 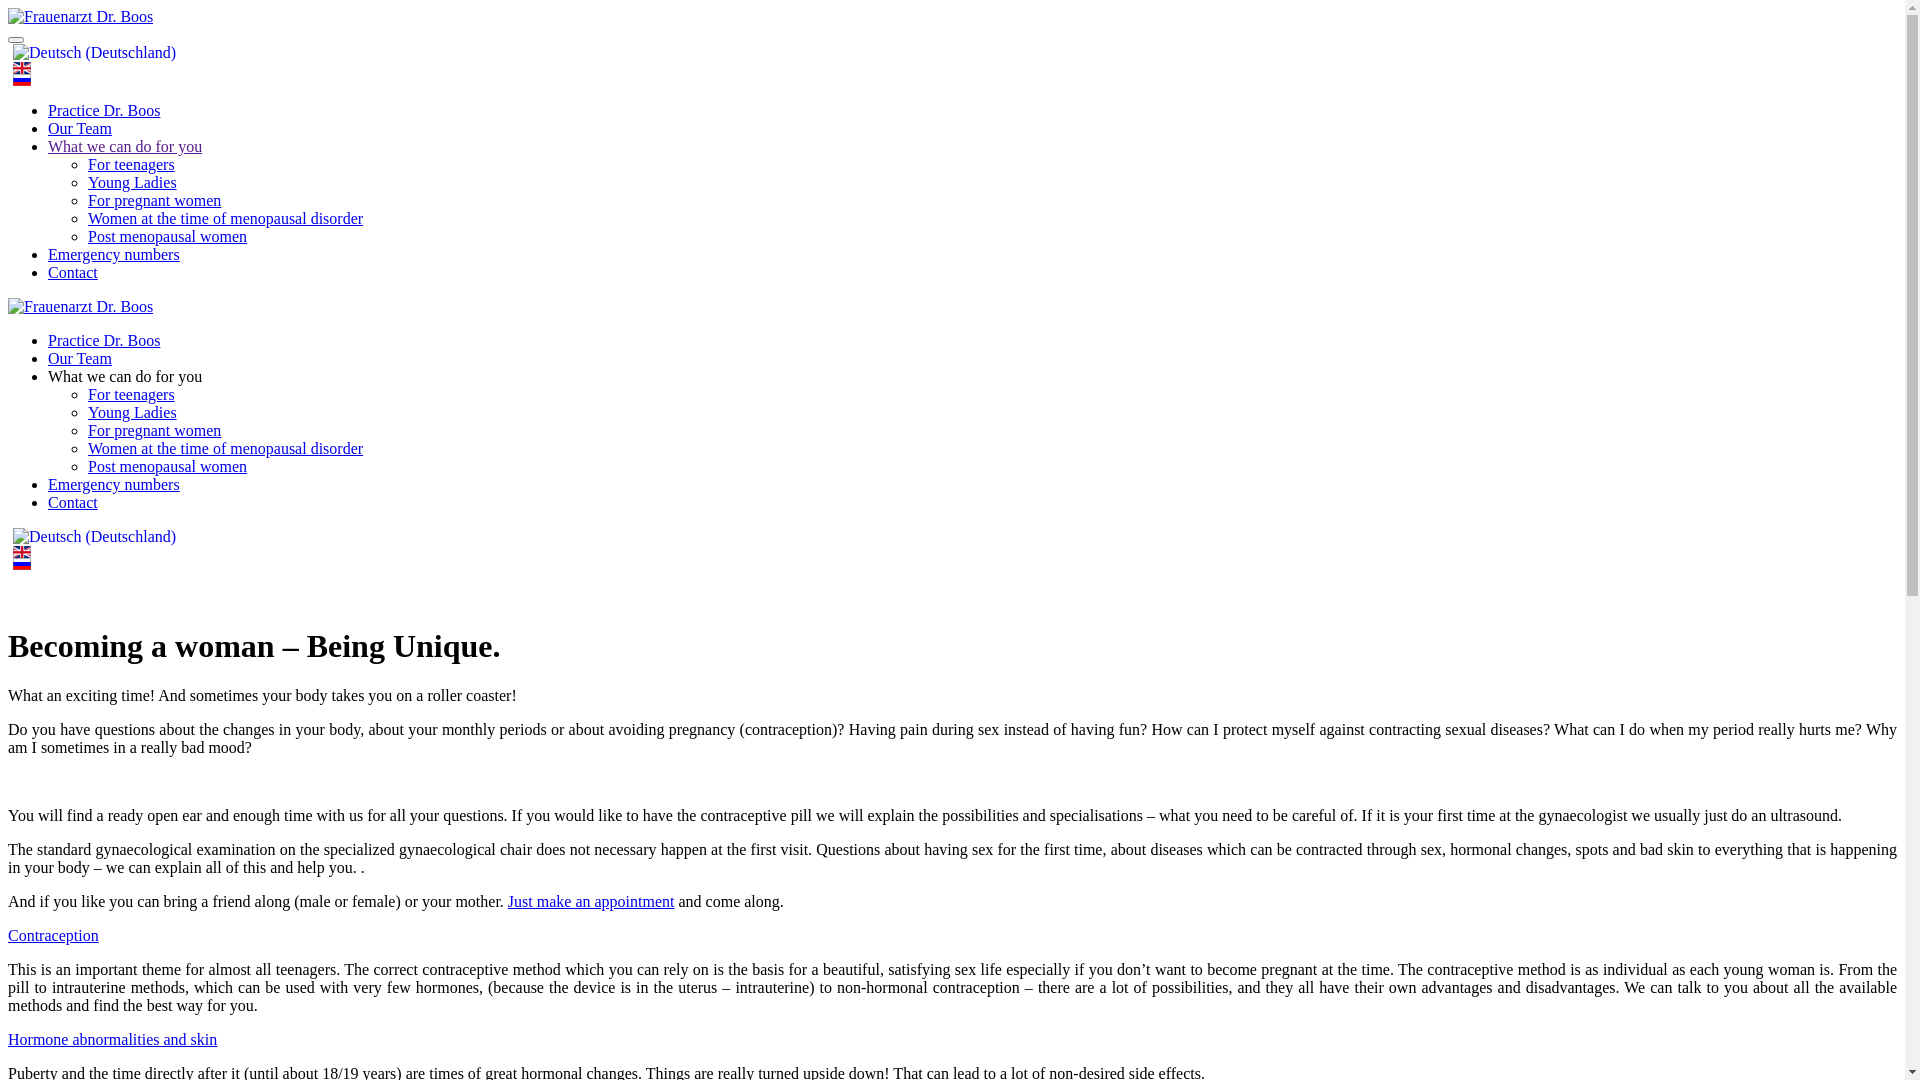 I want to click on 'Practice Dr. Boos', so click(x=48, y=339).